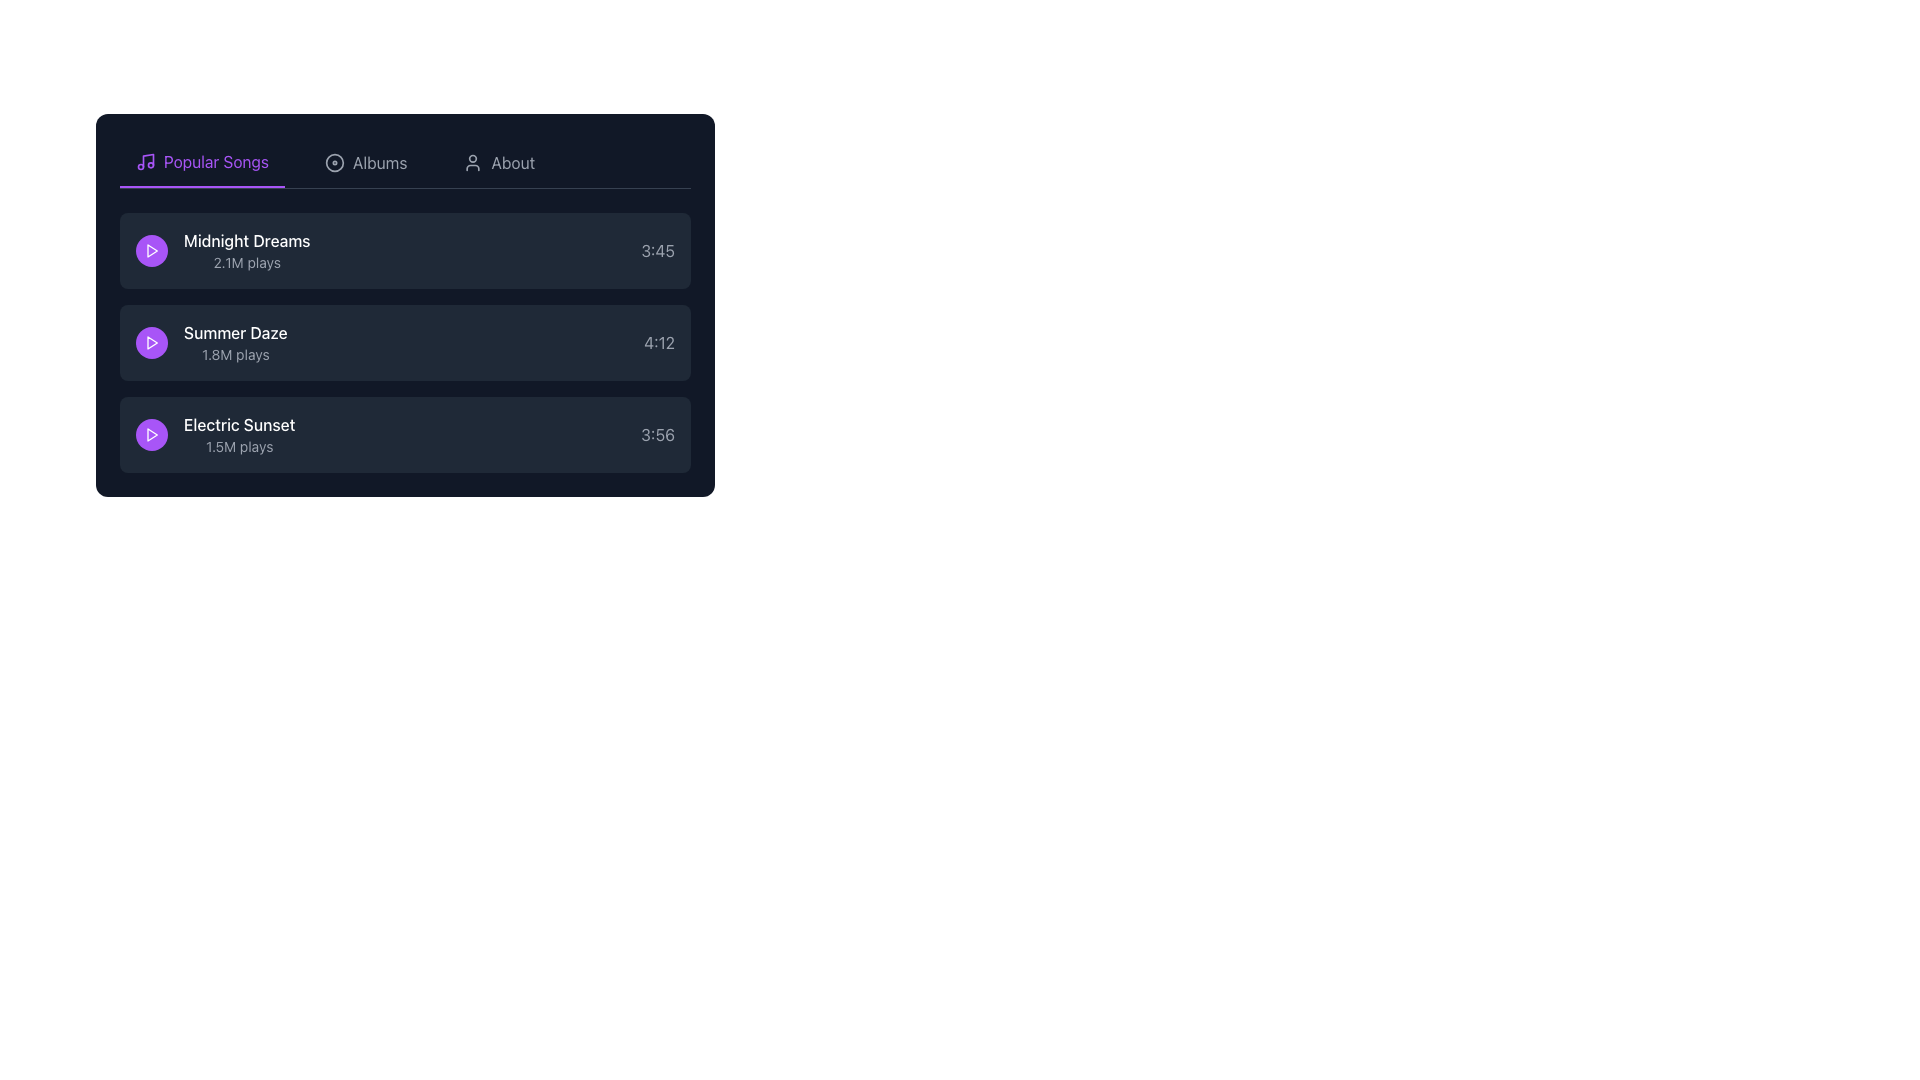  Describe the element at coordinates (151, 434) in the screenshot. I see `the circular button with a purple background and triangular play icon, located to the left of the text 'Electric Sunset'` at that location.